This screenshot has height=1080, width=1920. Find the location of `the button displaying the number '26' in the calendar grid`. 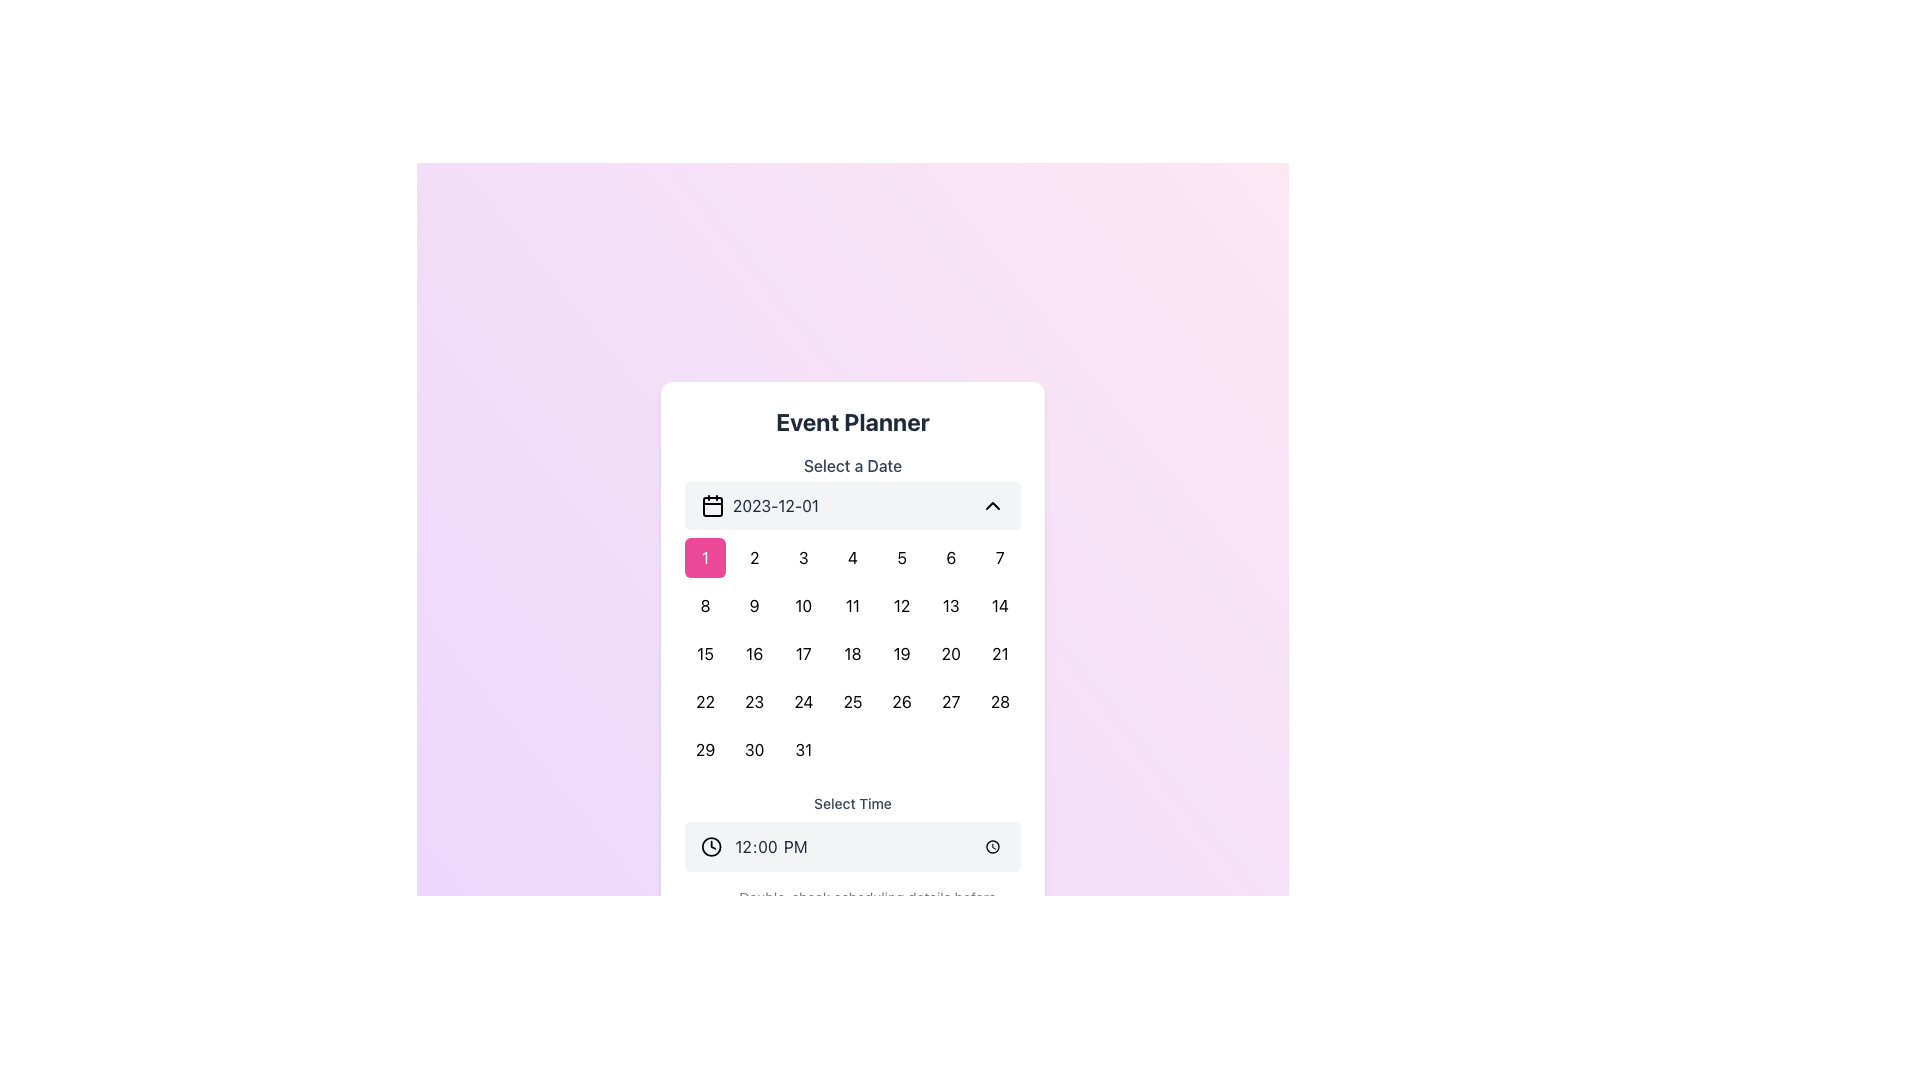

the button displaying the number '26' in the calendar grid is located at coordinates (901, 701).